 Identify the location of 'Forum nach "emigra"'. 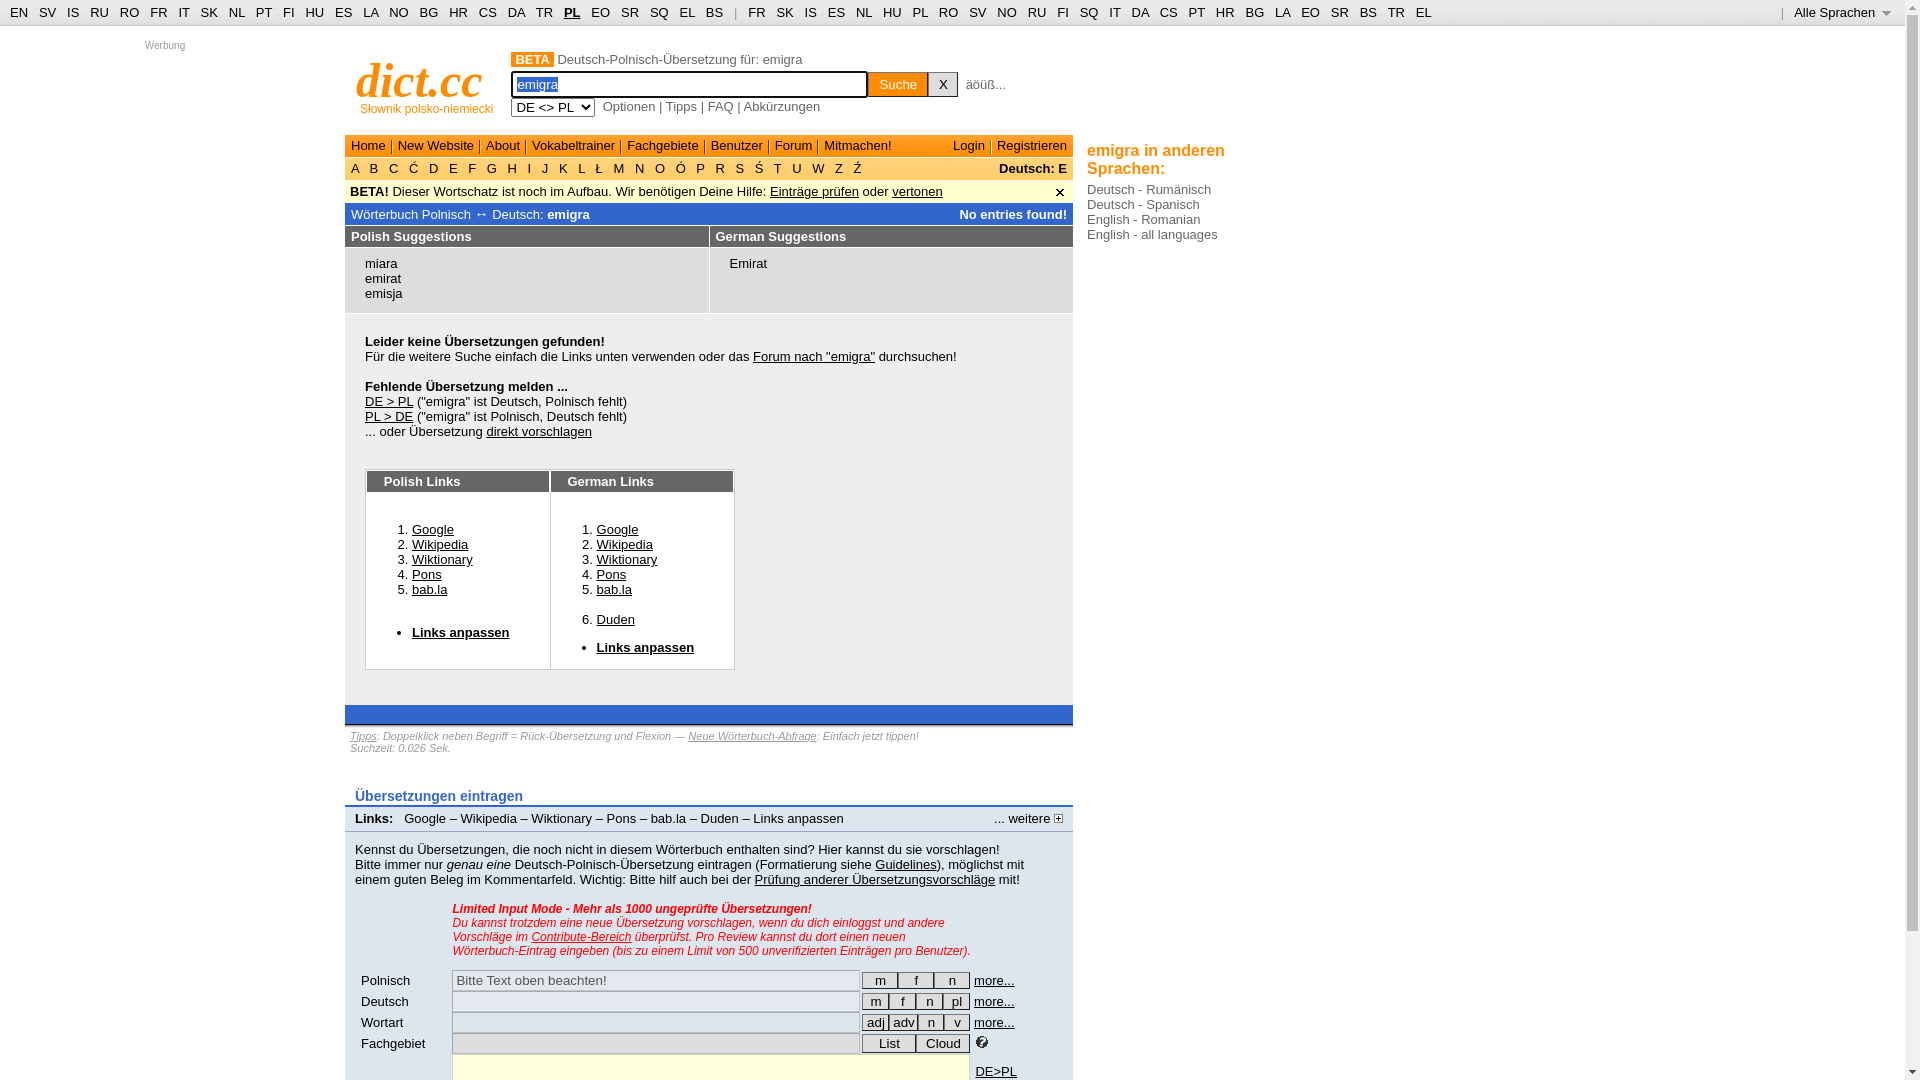
(814, 355).